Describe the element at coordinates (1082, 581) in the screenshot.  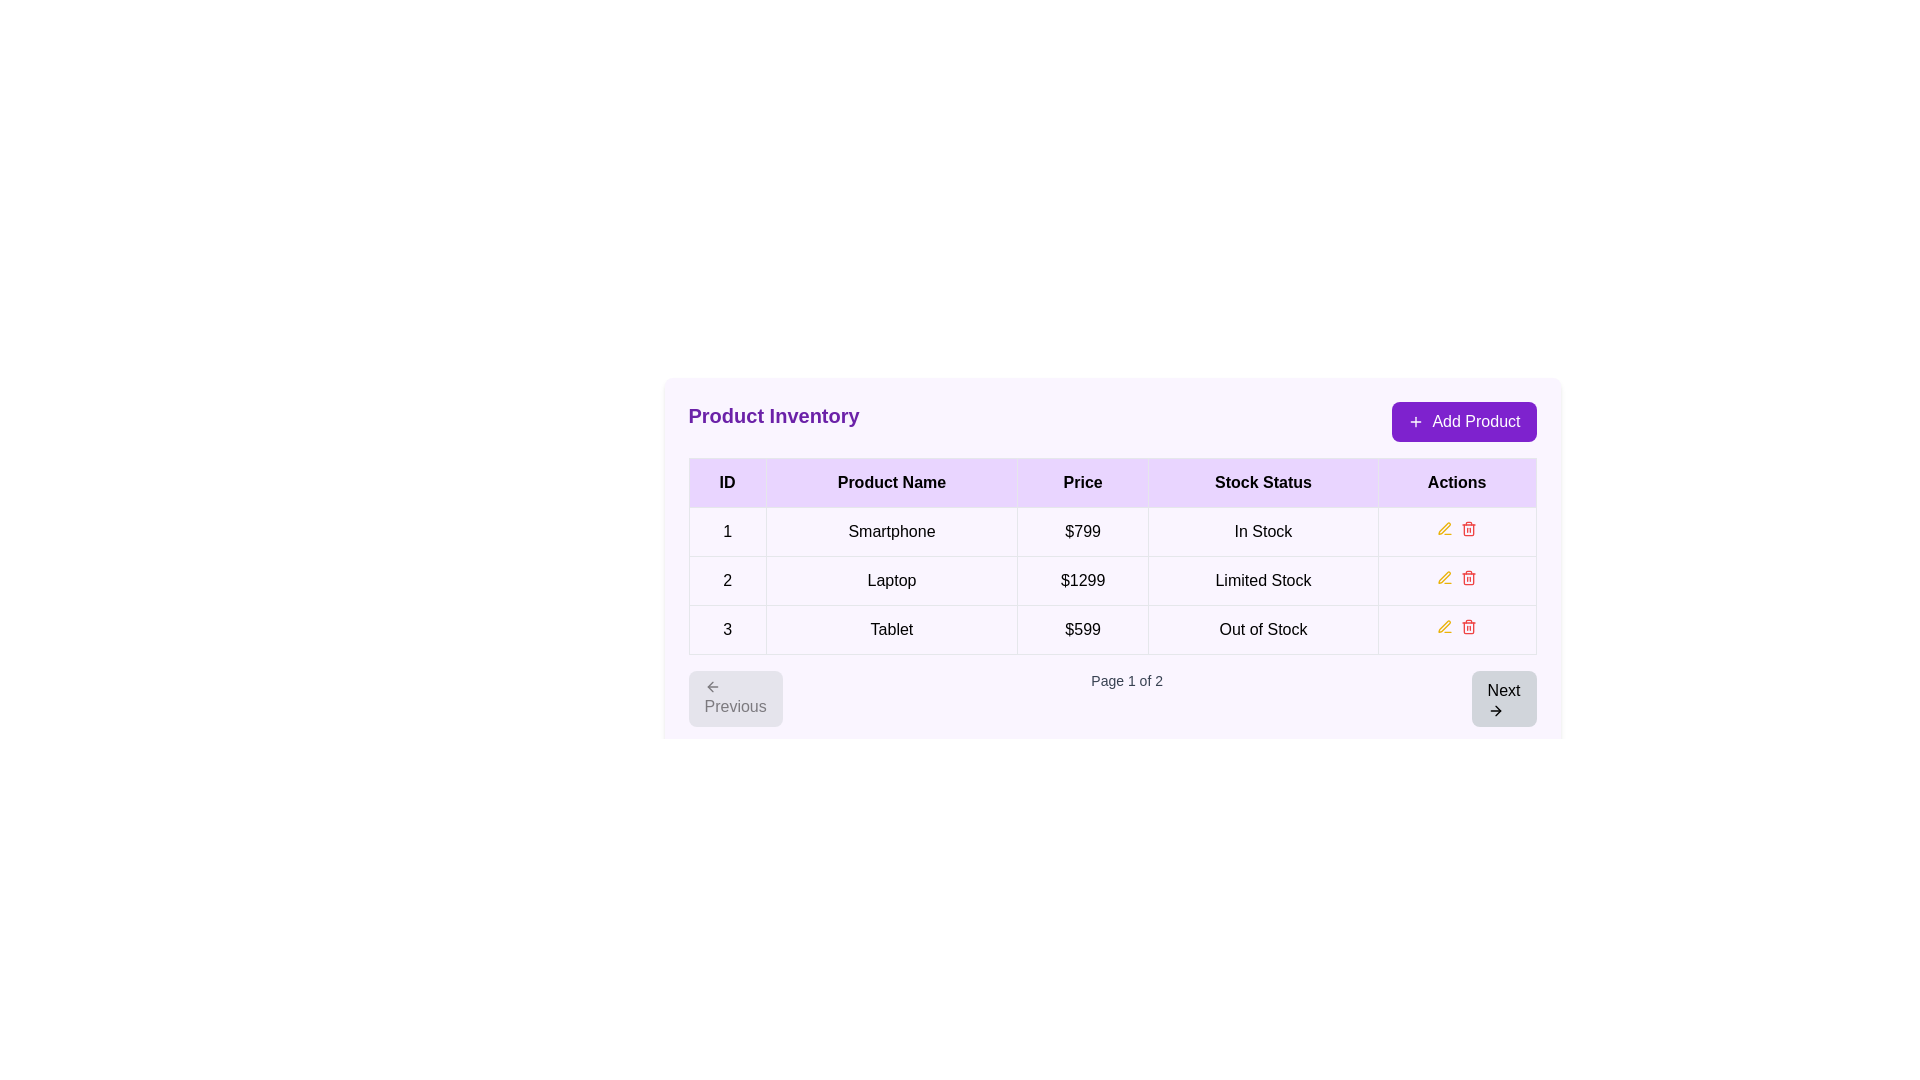
I see `the informational text label displaying the price of the 'Laptop' product in the third column of the second row within the table layout` at that location.